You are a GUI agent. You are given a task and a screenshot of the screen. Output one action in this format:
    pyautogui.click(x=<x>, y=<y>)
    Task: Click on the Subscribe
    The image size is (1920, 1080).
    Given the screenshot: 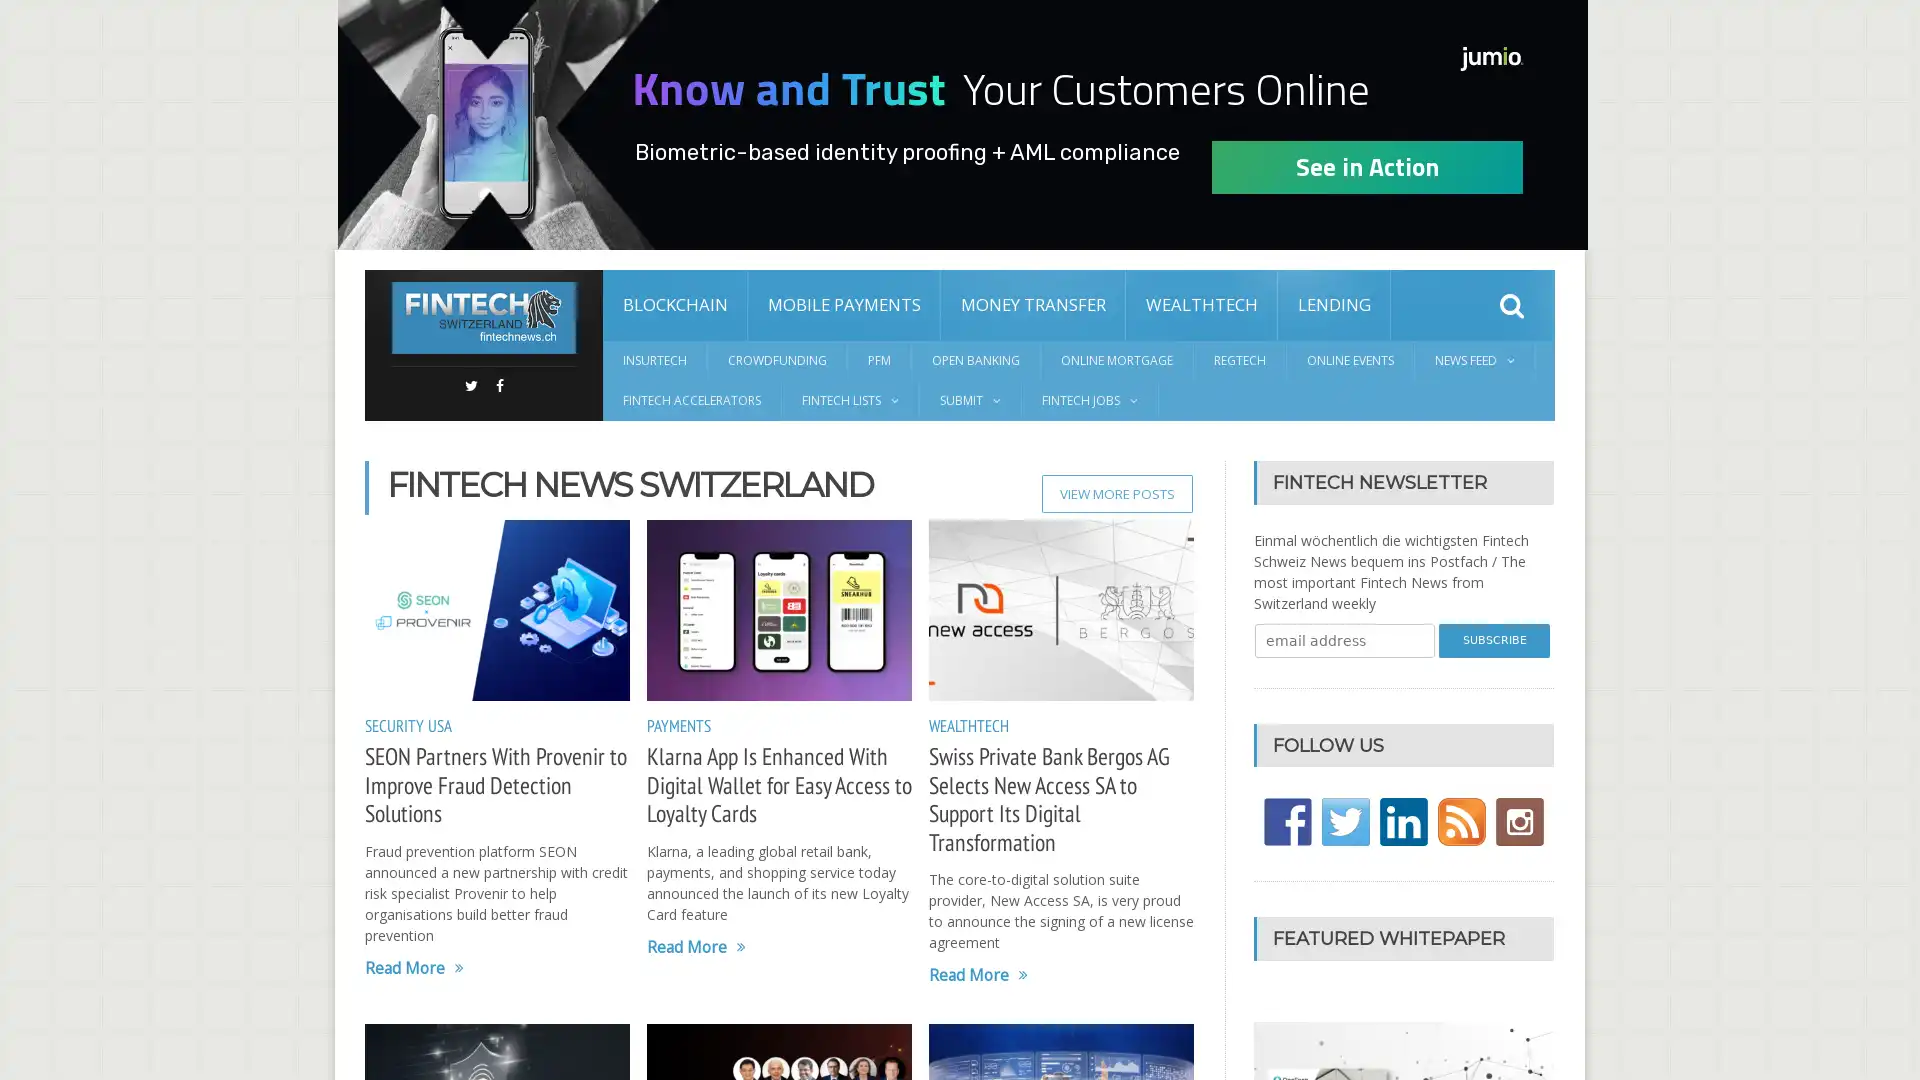 What is the action you would take?
    pyautogui.click(x=1494, y=640)
    